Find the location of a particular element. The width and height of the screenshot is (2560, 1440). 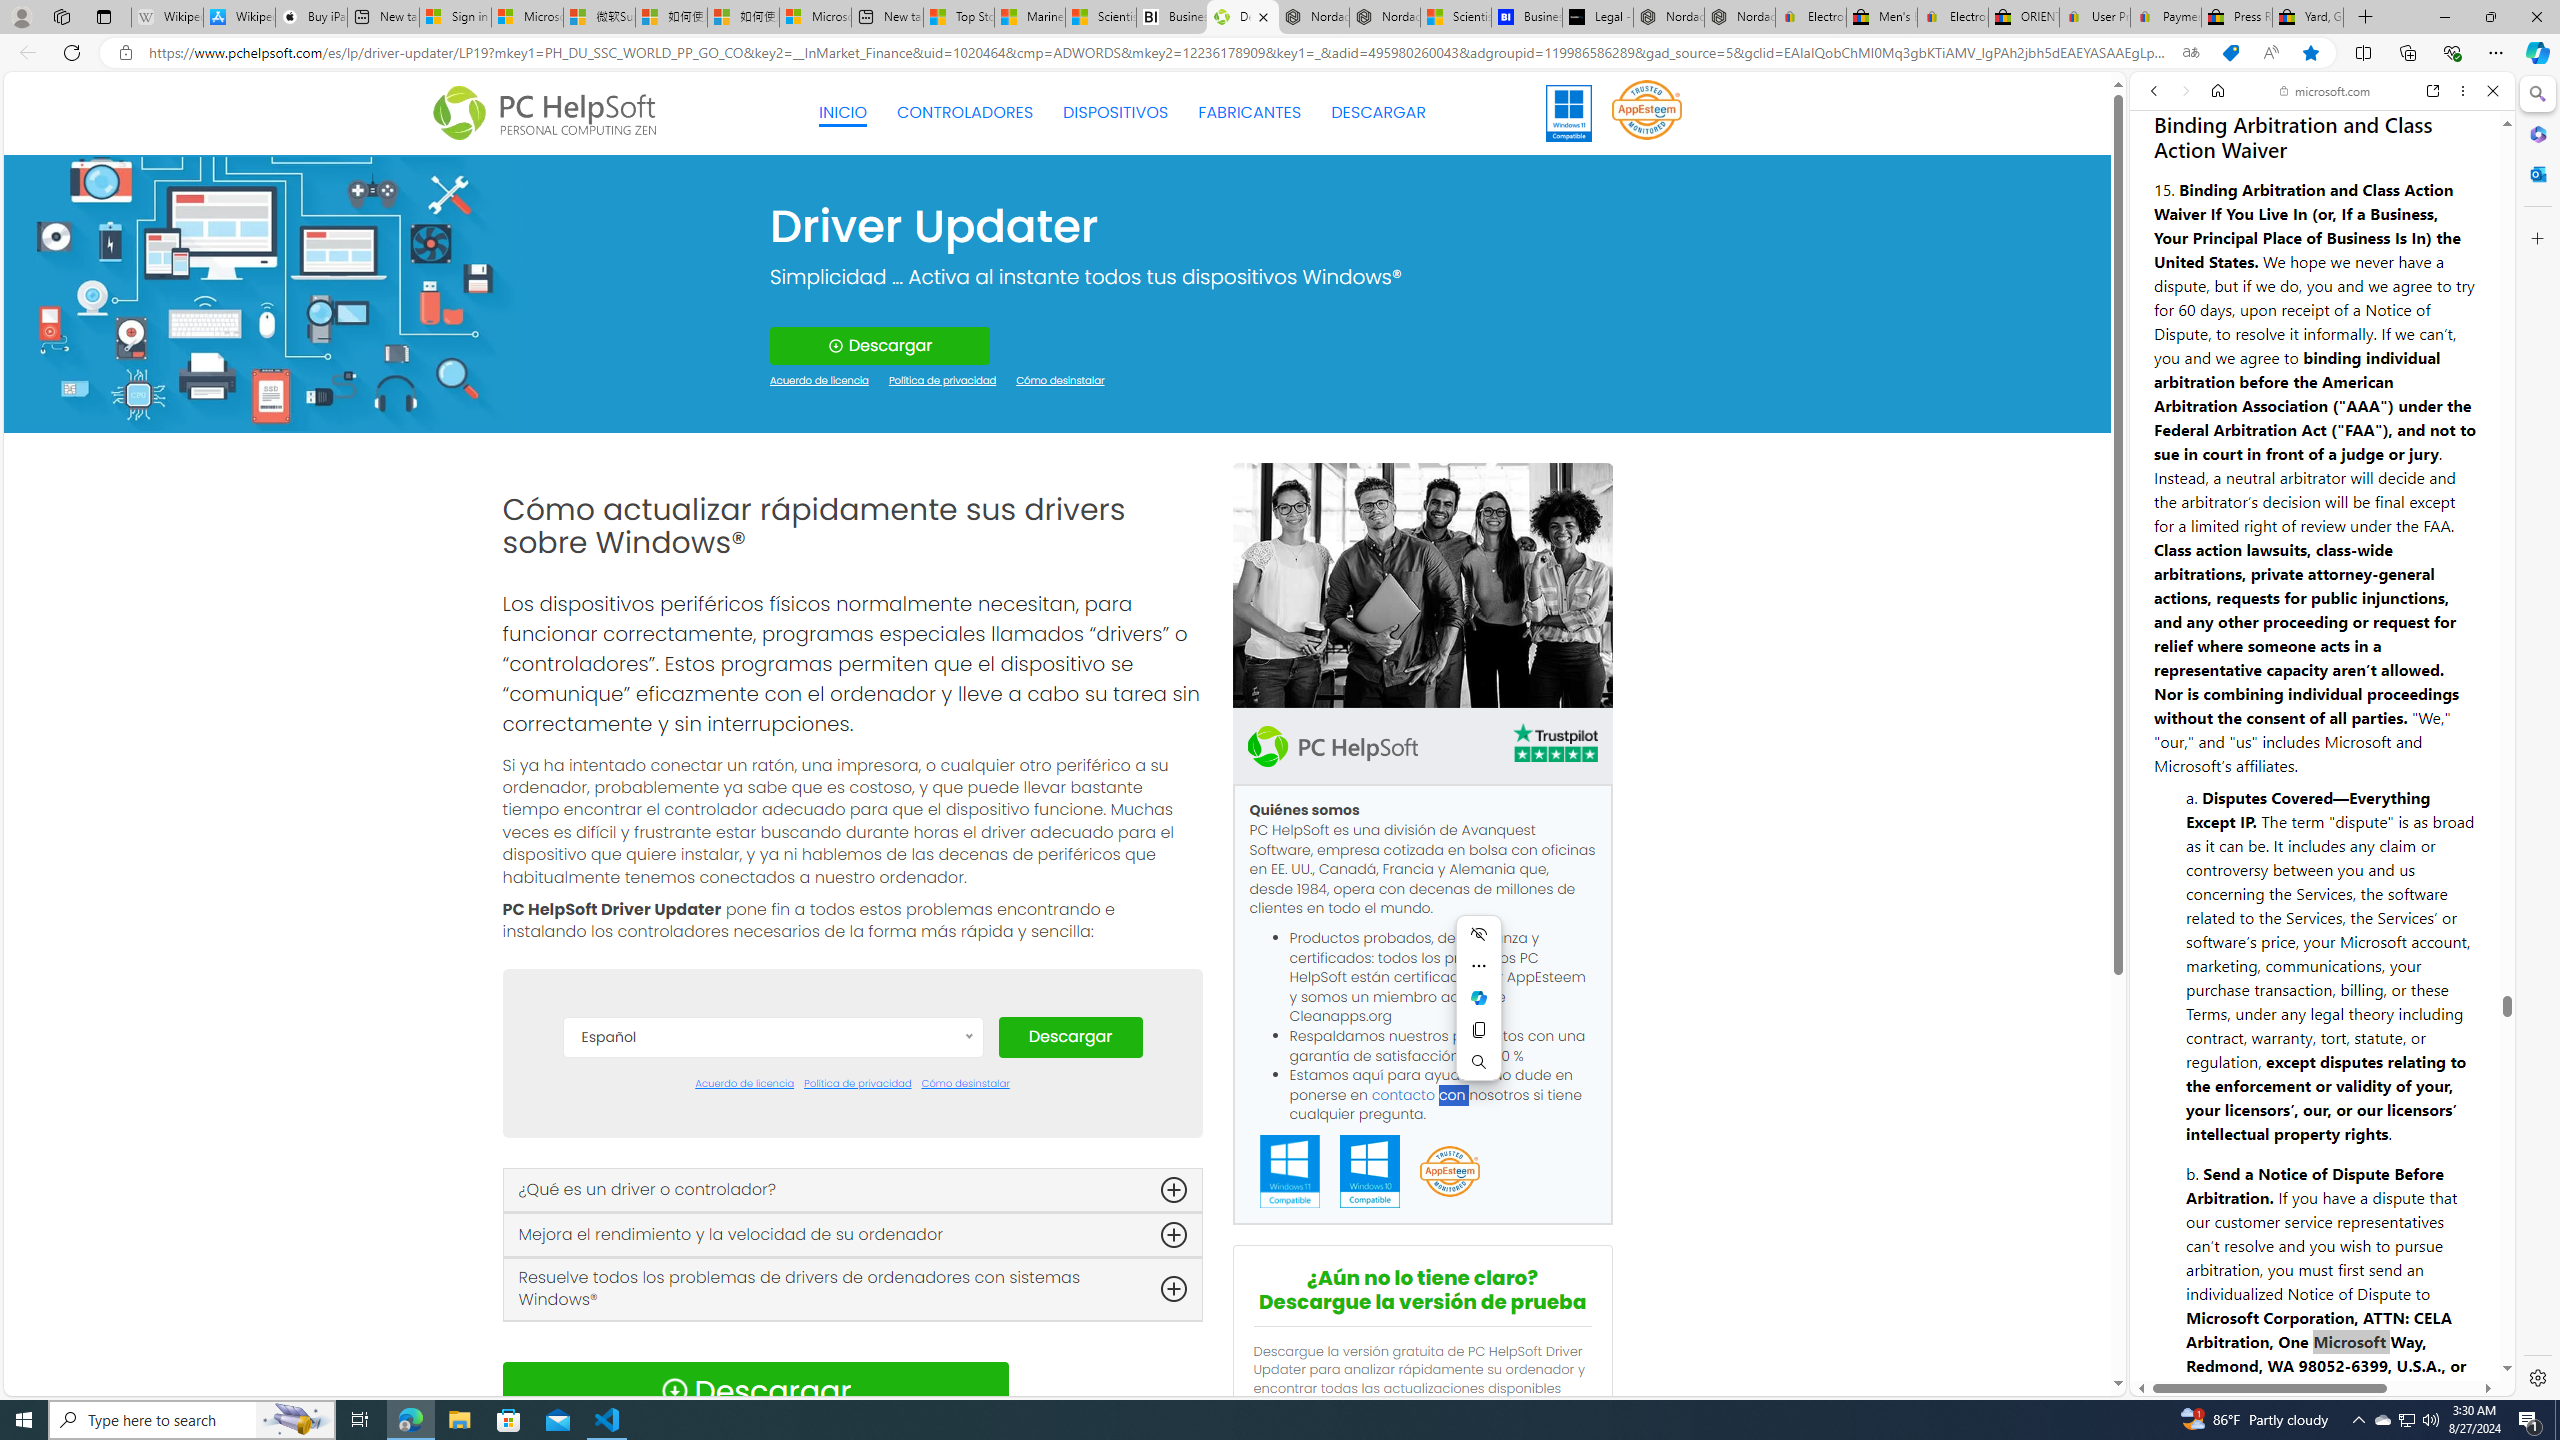

'Nordace - Summer Adventures 2024' is located at coordinates (1668, 16).